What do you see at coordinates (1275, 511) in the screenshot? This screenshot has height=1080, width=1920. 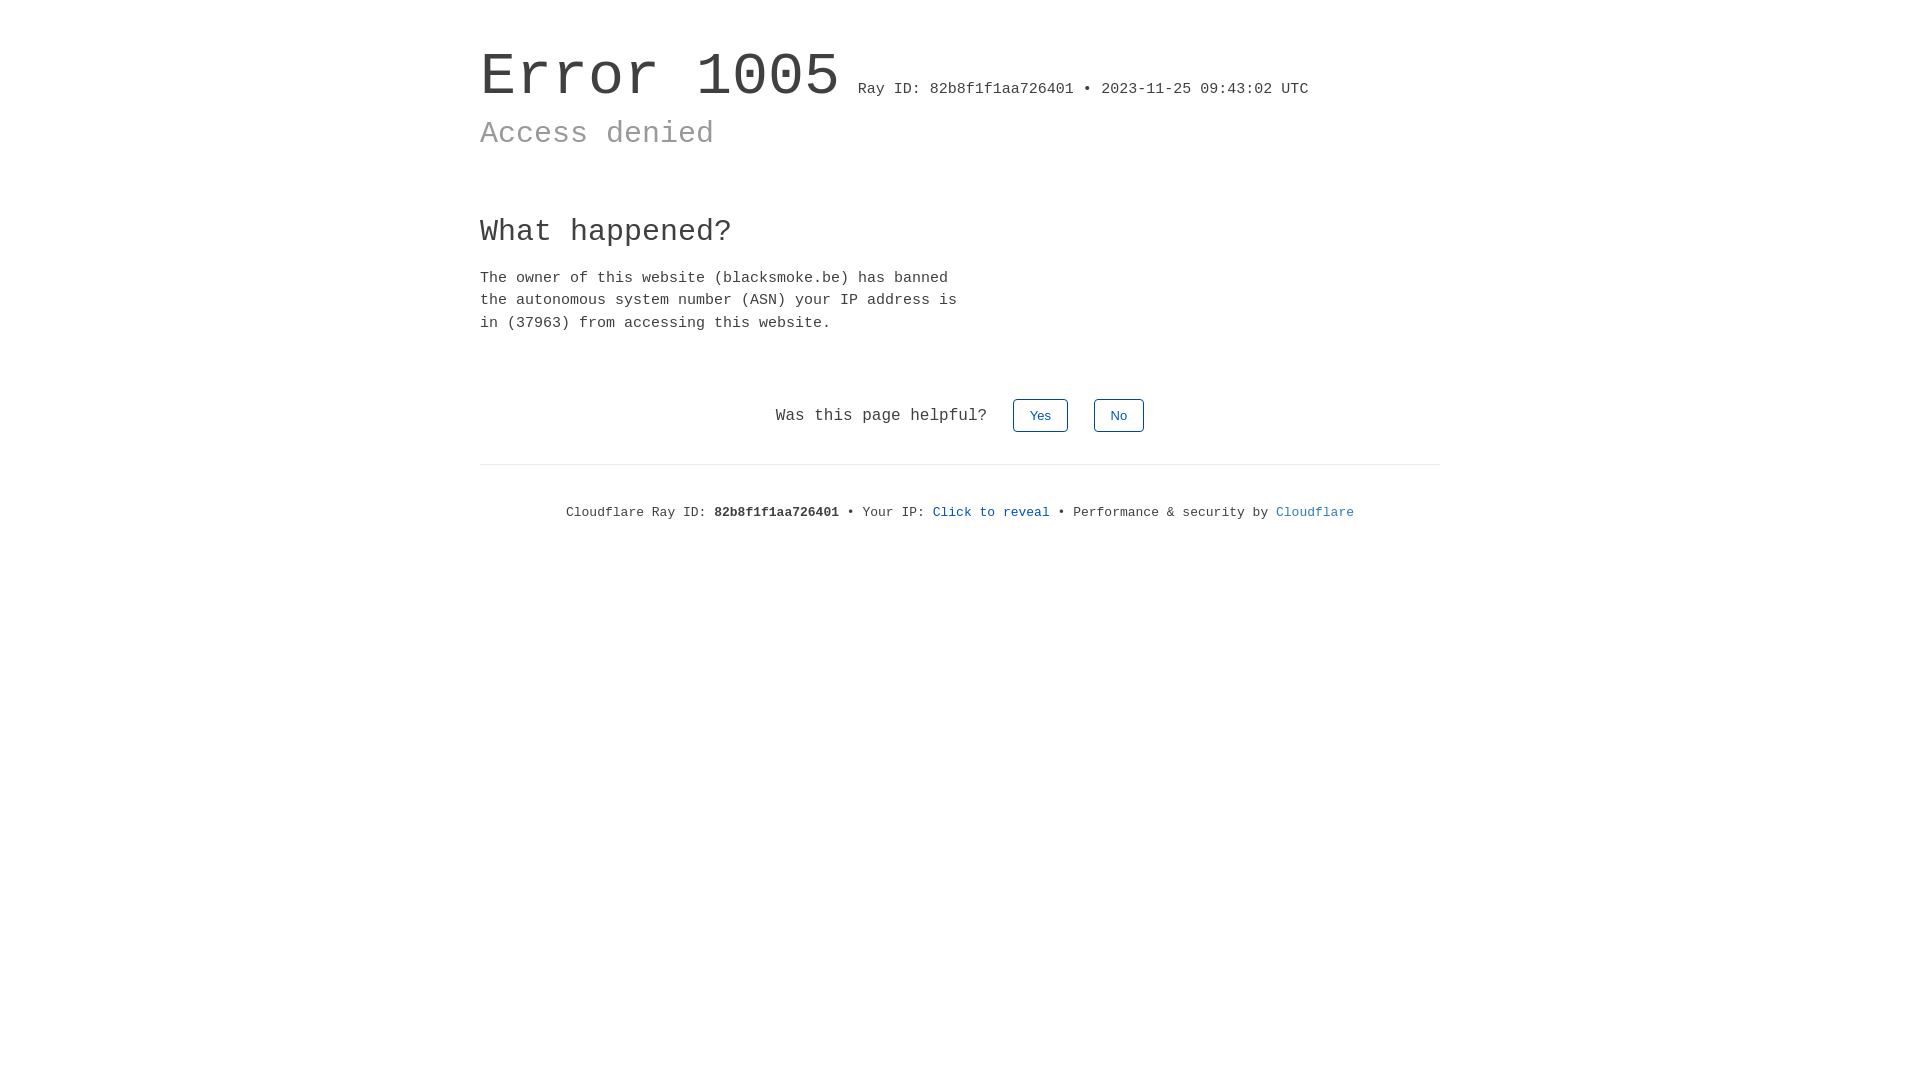 I see `'Cloudflare'` at bounding box center [1275, 511].